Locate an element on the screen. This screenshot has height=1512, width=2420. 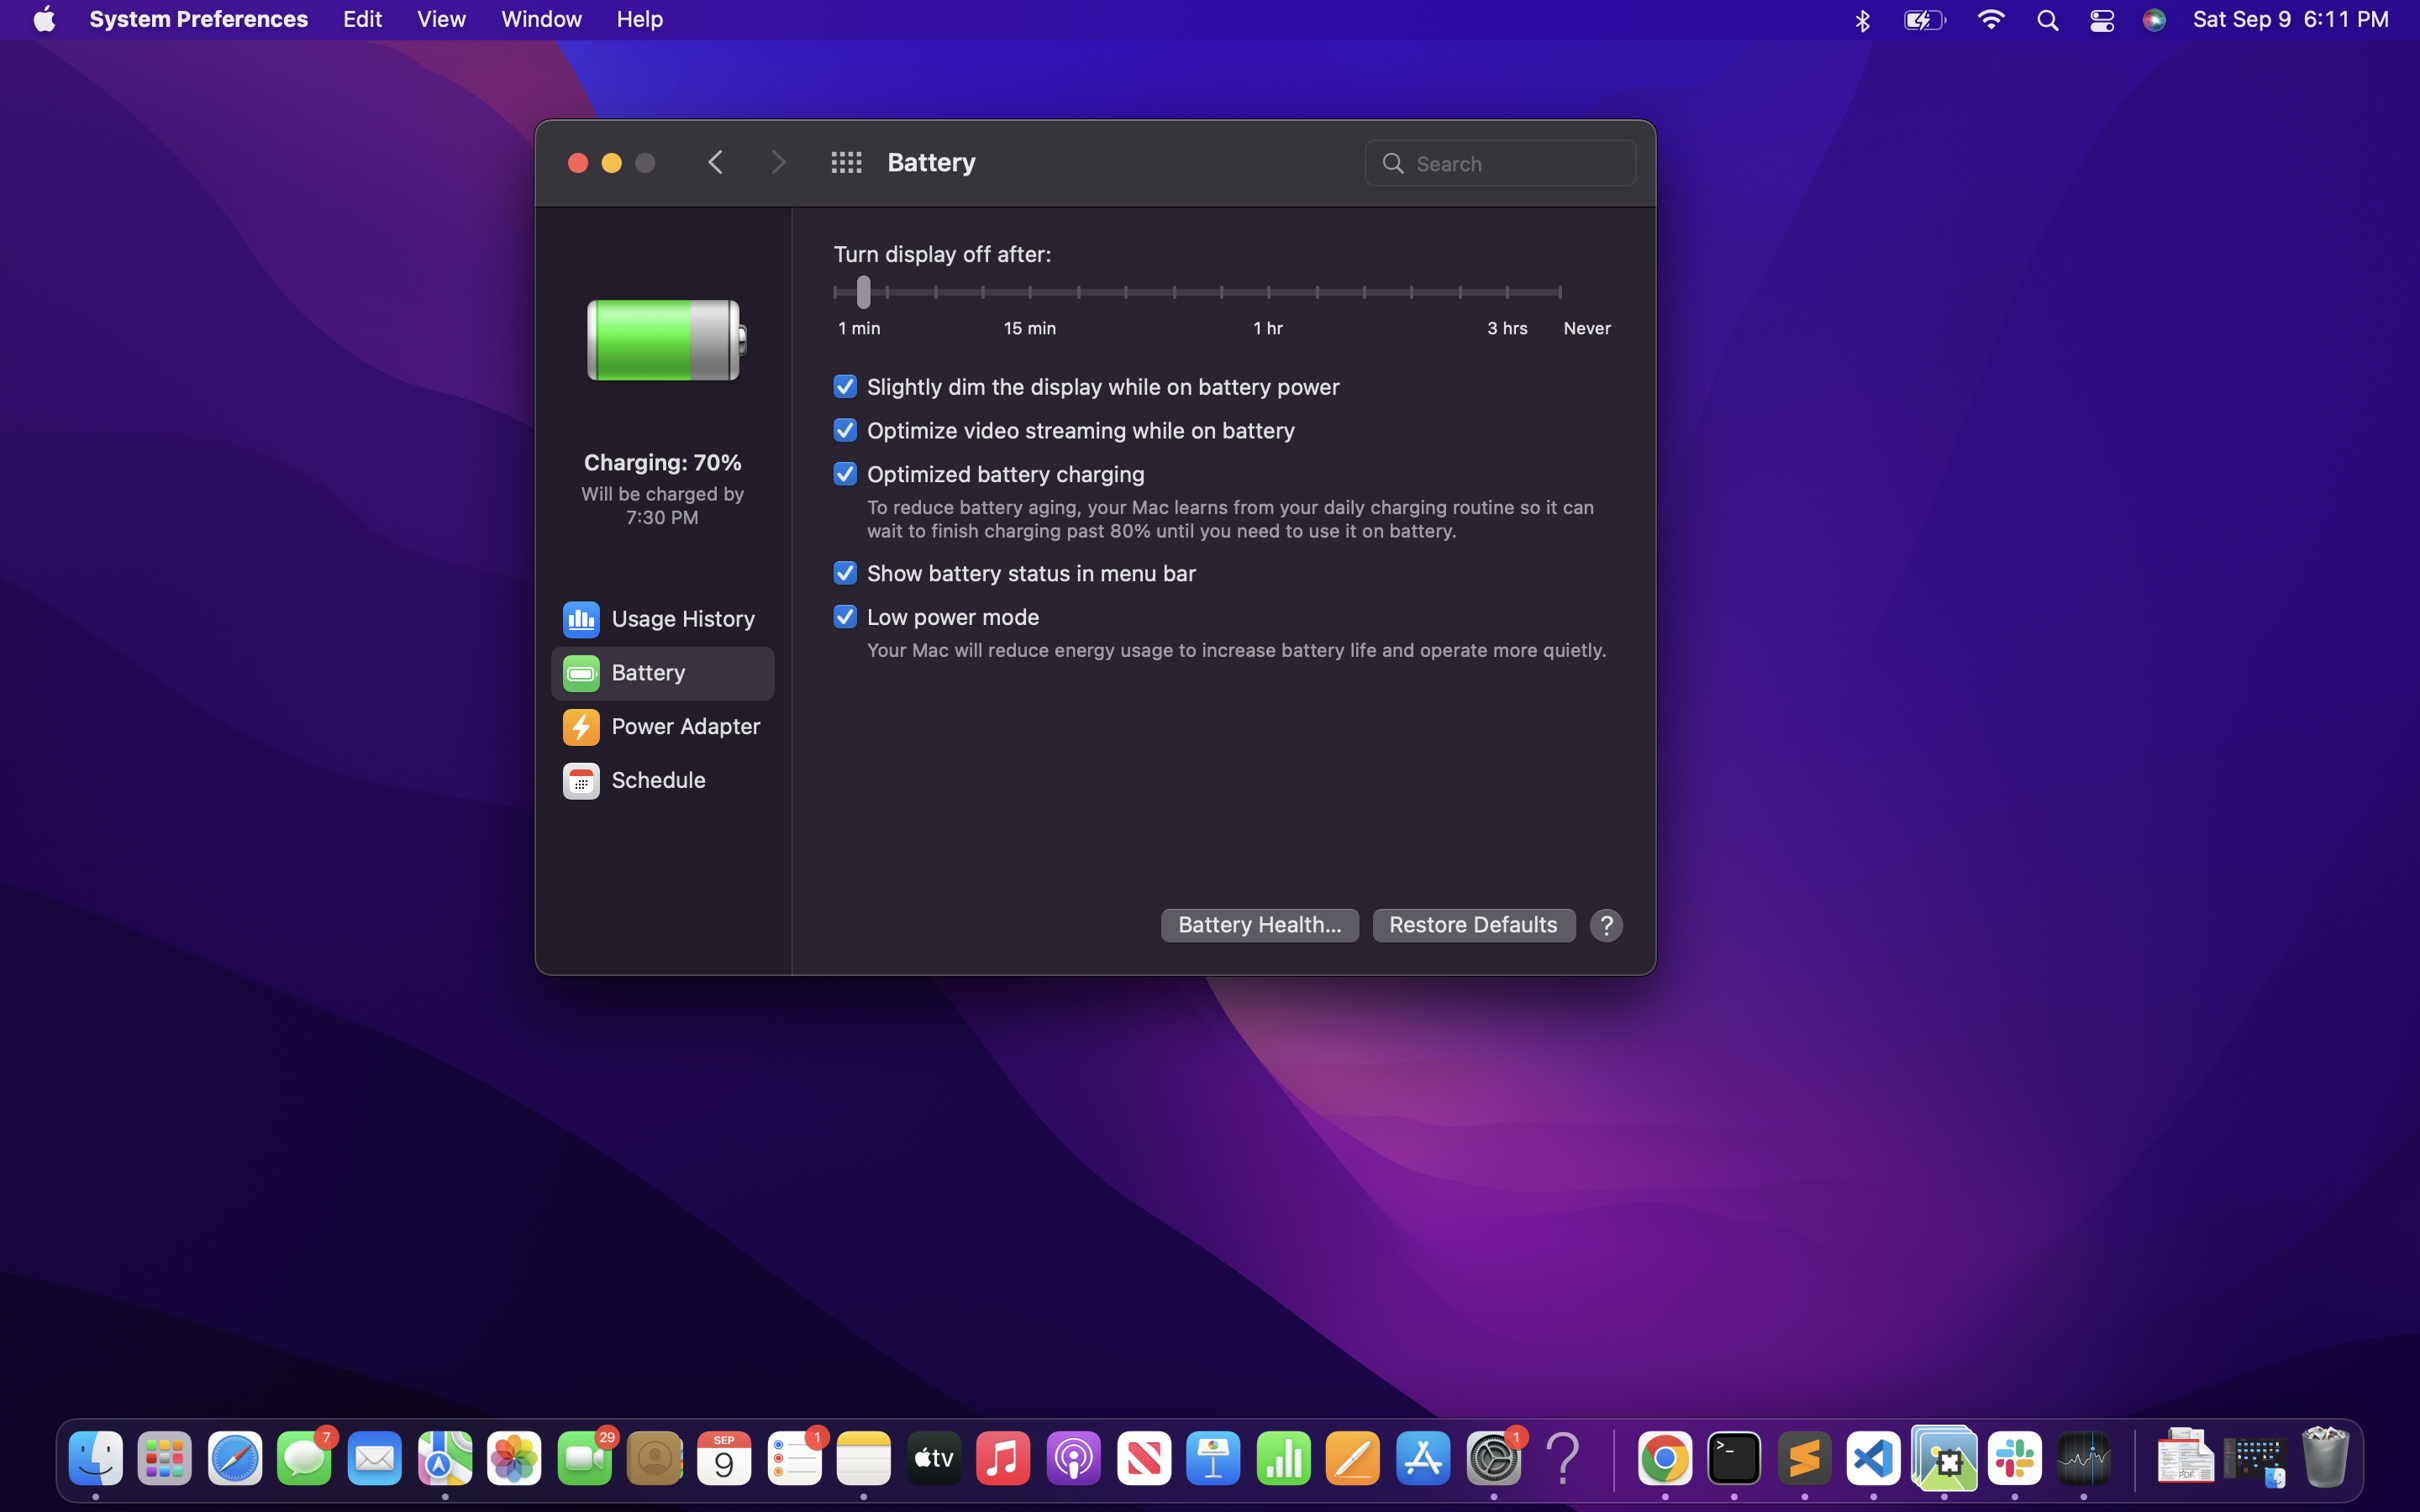
the scheduling option for your Mac"s boot time is located at coordinates (660, 781).